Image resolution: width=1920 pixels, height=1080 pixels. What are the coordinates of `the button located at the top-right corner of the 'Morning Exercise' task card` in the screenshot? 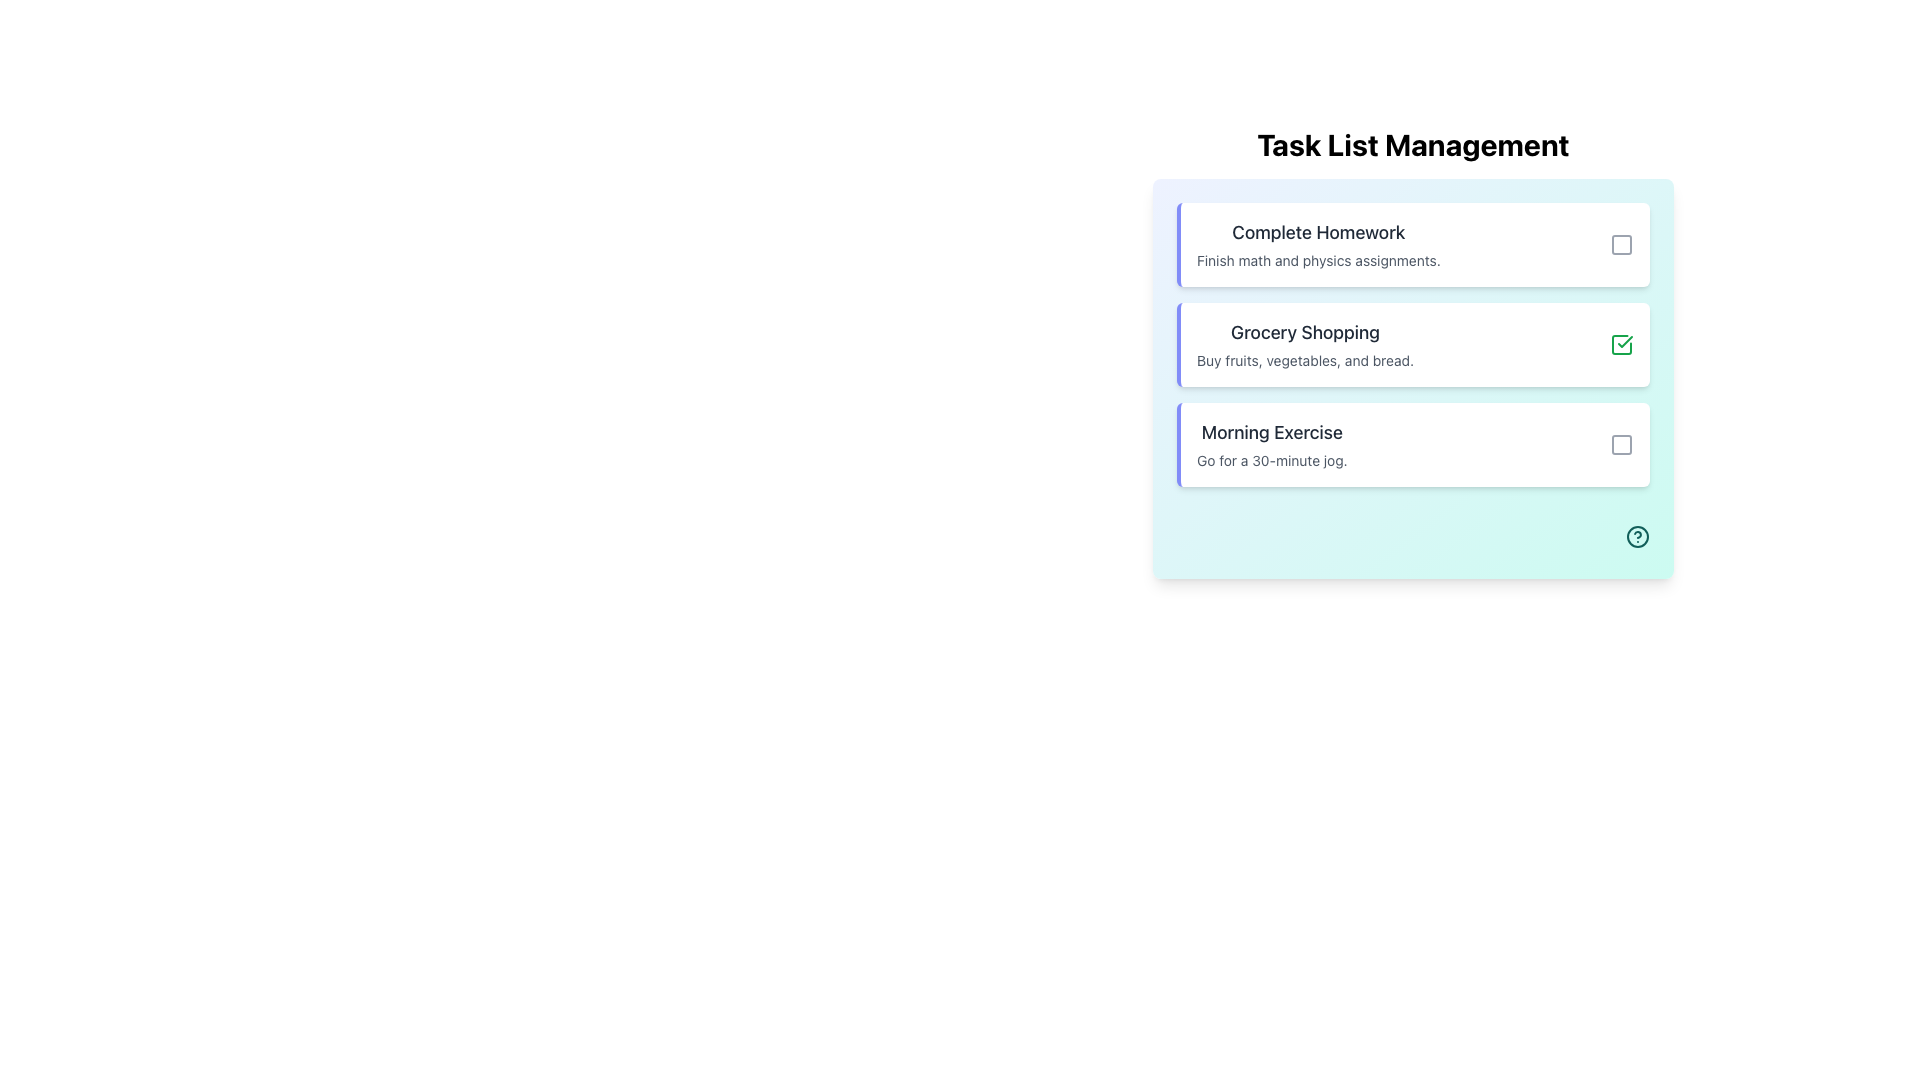 It's located at (1622, 443).